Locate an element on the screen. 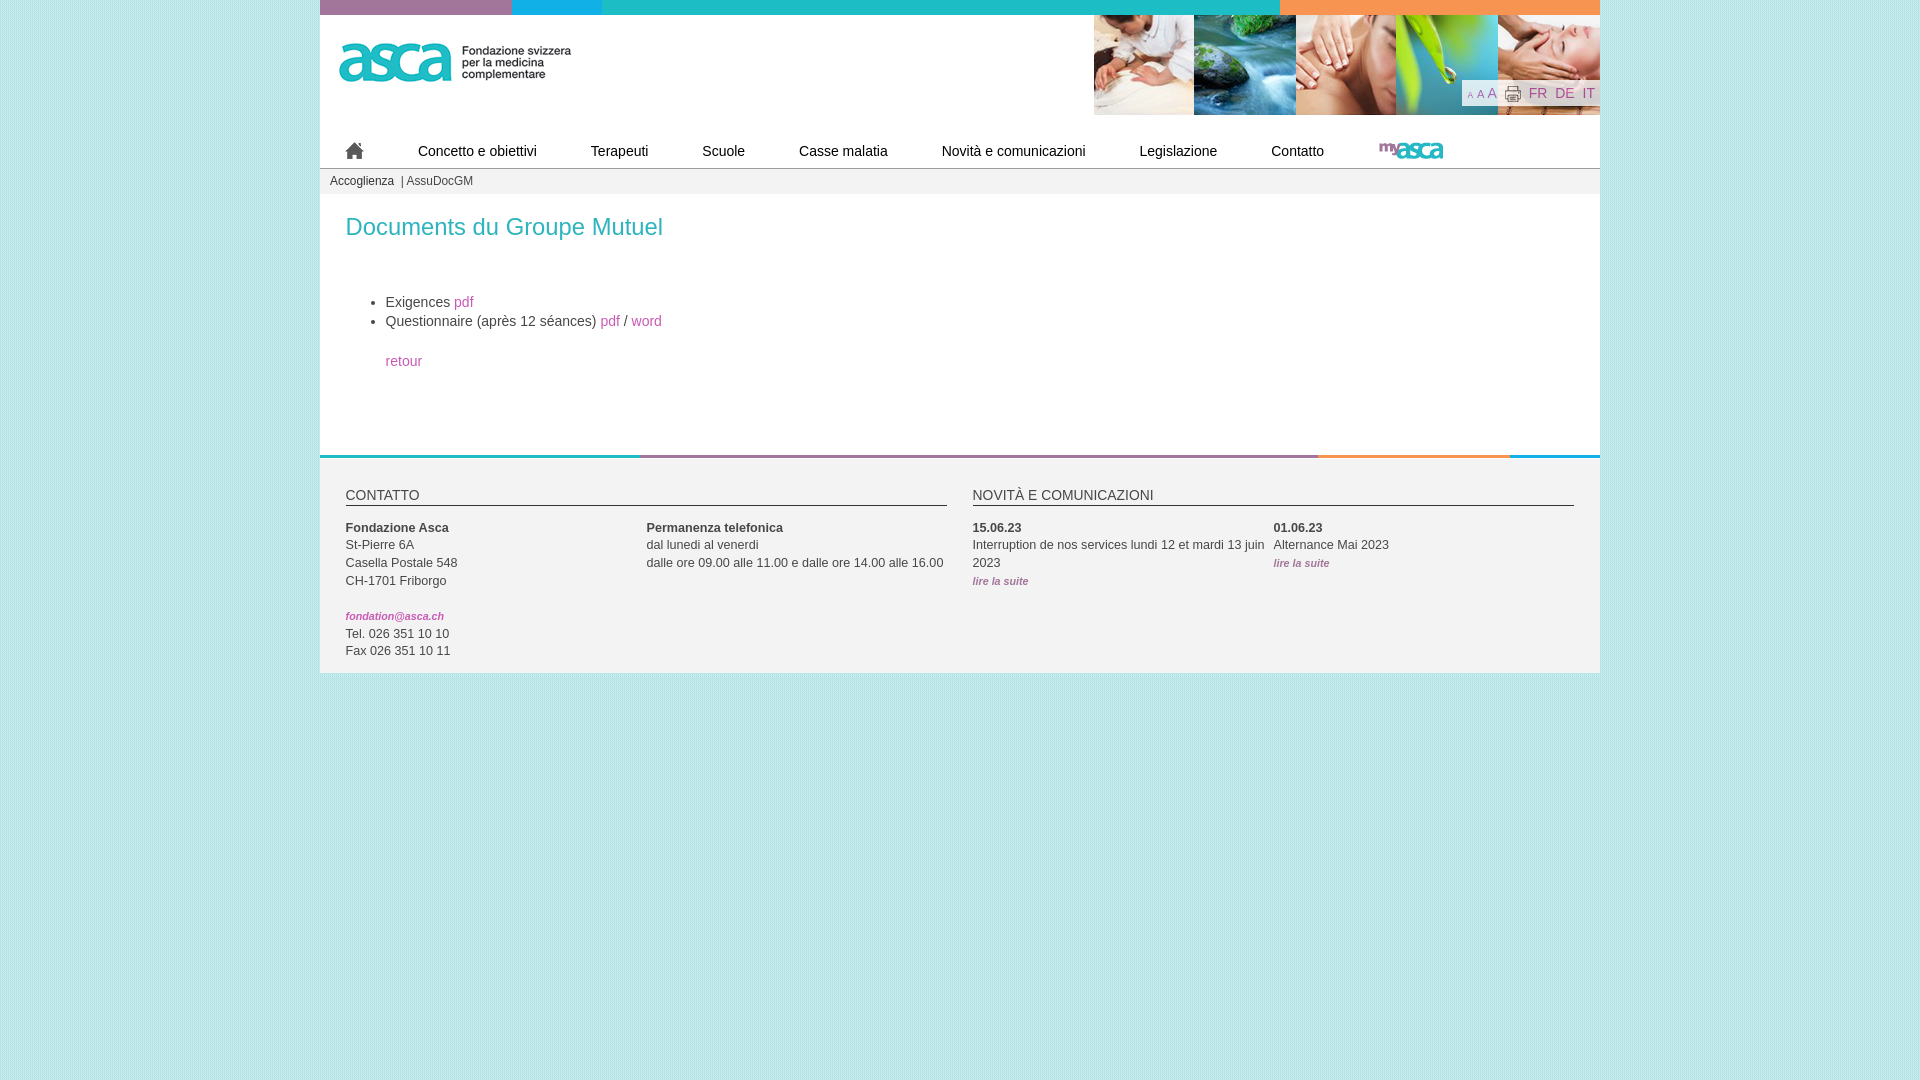 The height and width of the screenshot is (1080, 1920). 'Casse malatia' is located at coordinates (772, 150).